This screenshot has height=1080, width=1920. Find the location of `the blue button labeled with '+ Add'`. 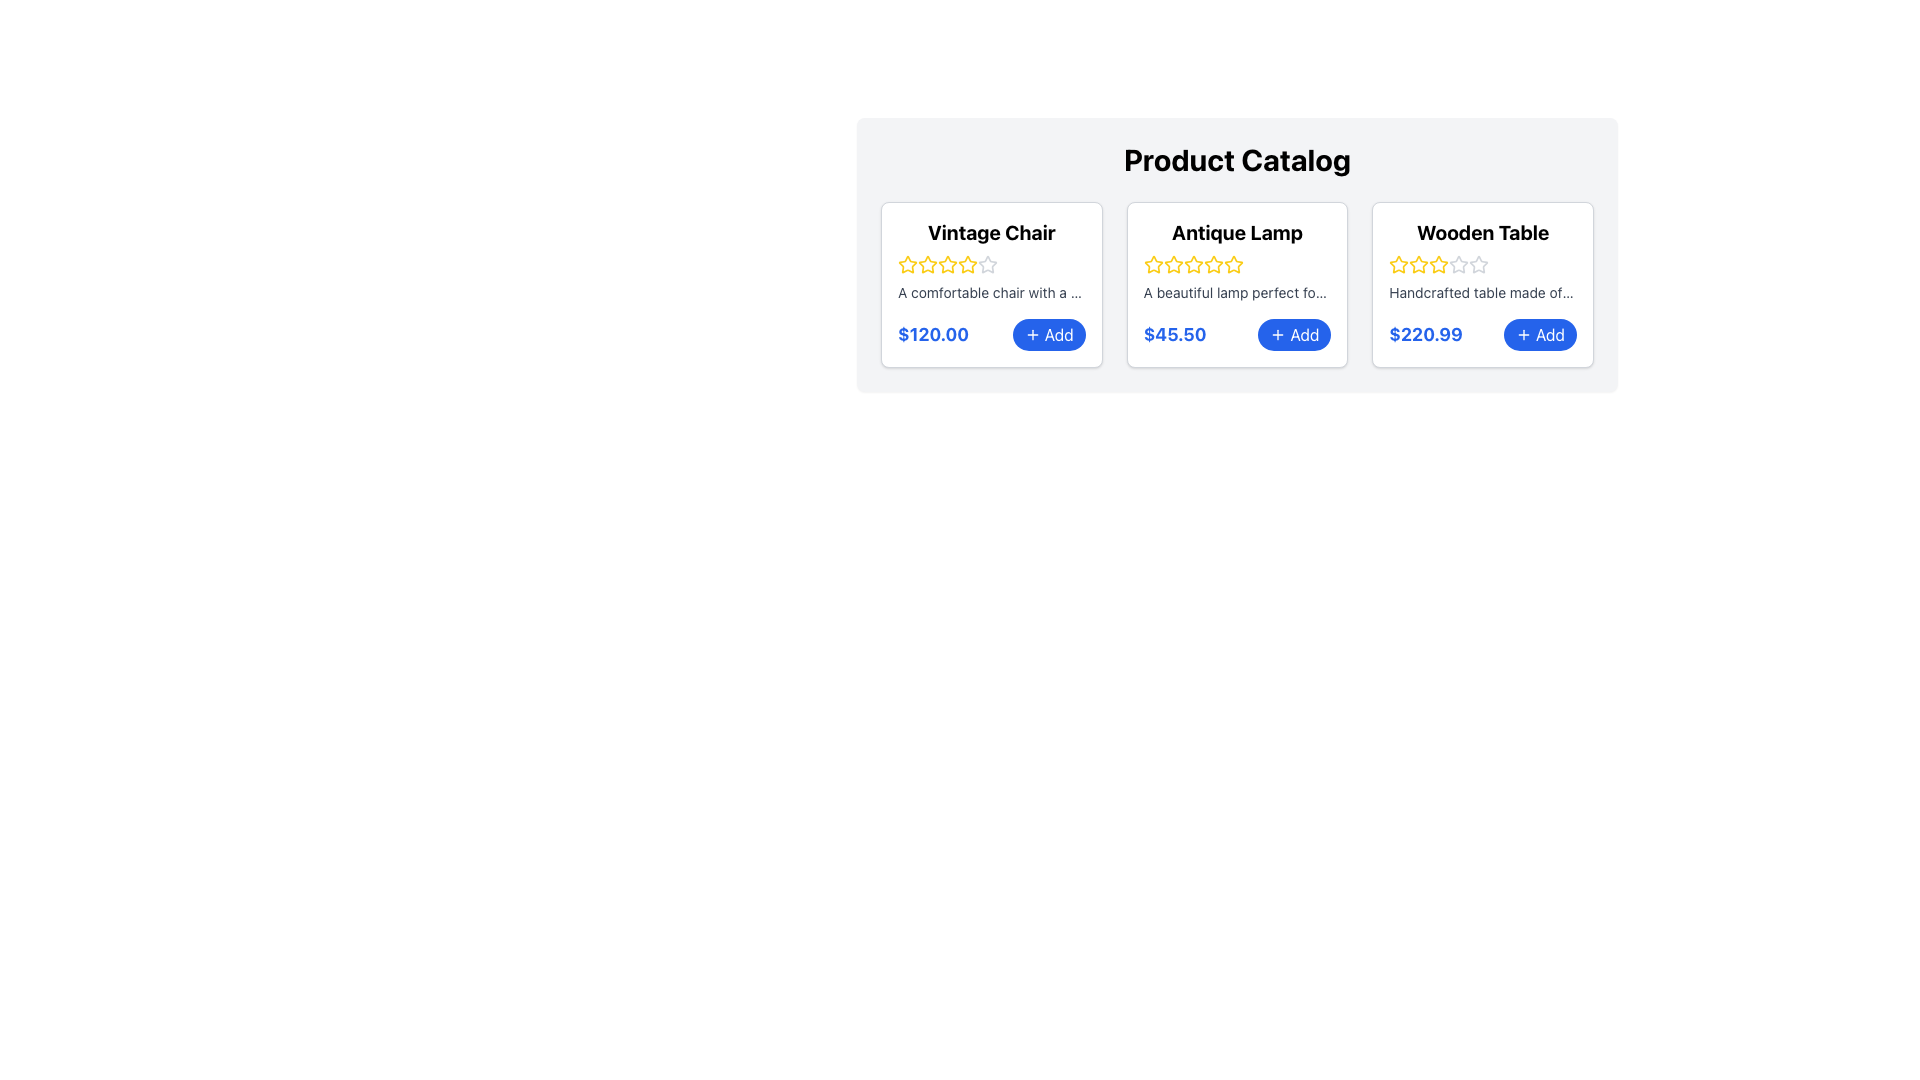

the blue button labeled with '+ Add' is located at coordinates (1294, 334).